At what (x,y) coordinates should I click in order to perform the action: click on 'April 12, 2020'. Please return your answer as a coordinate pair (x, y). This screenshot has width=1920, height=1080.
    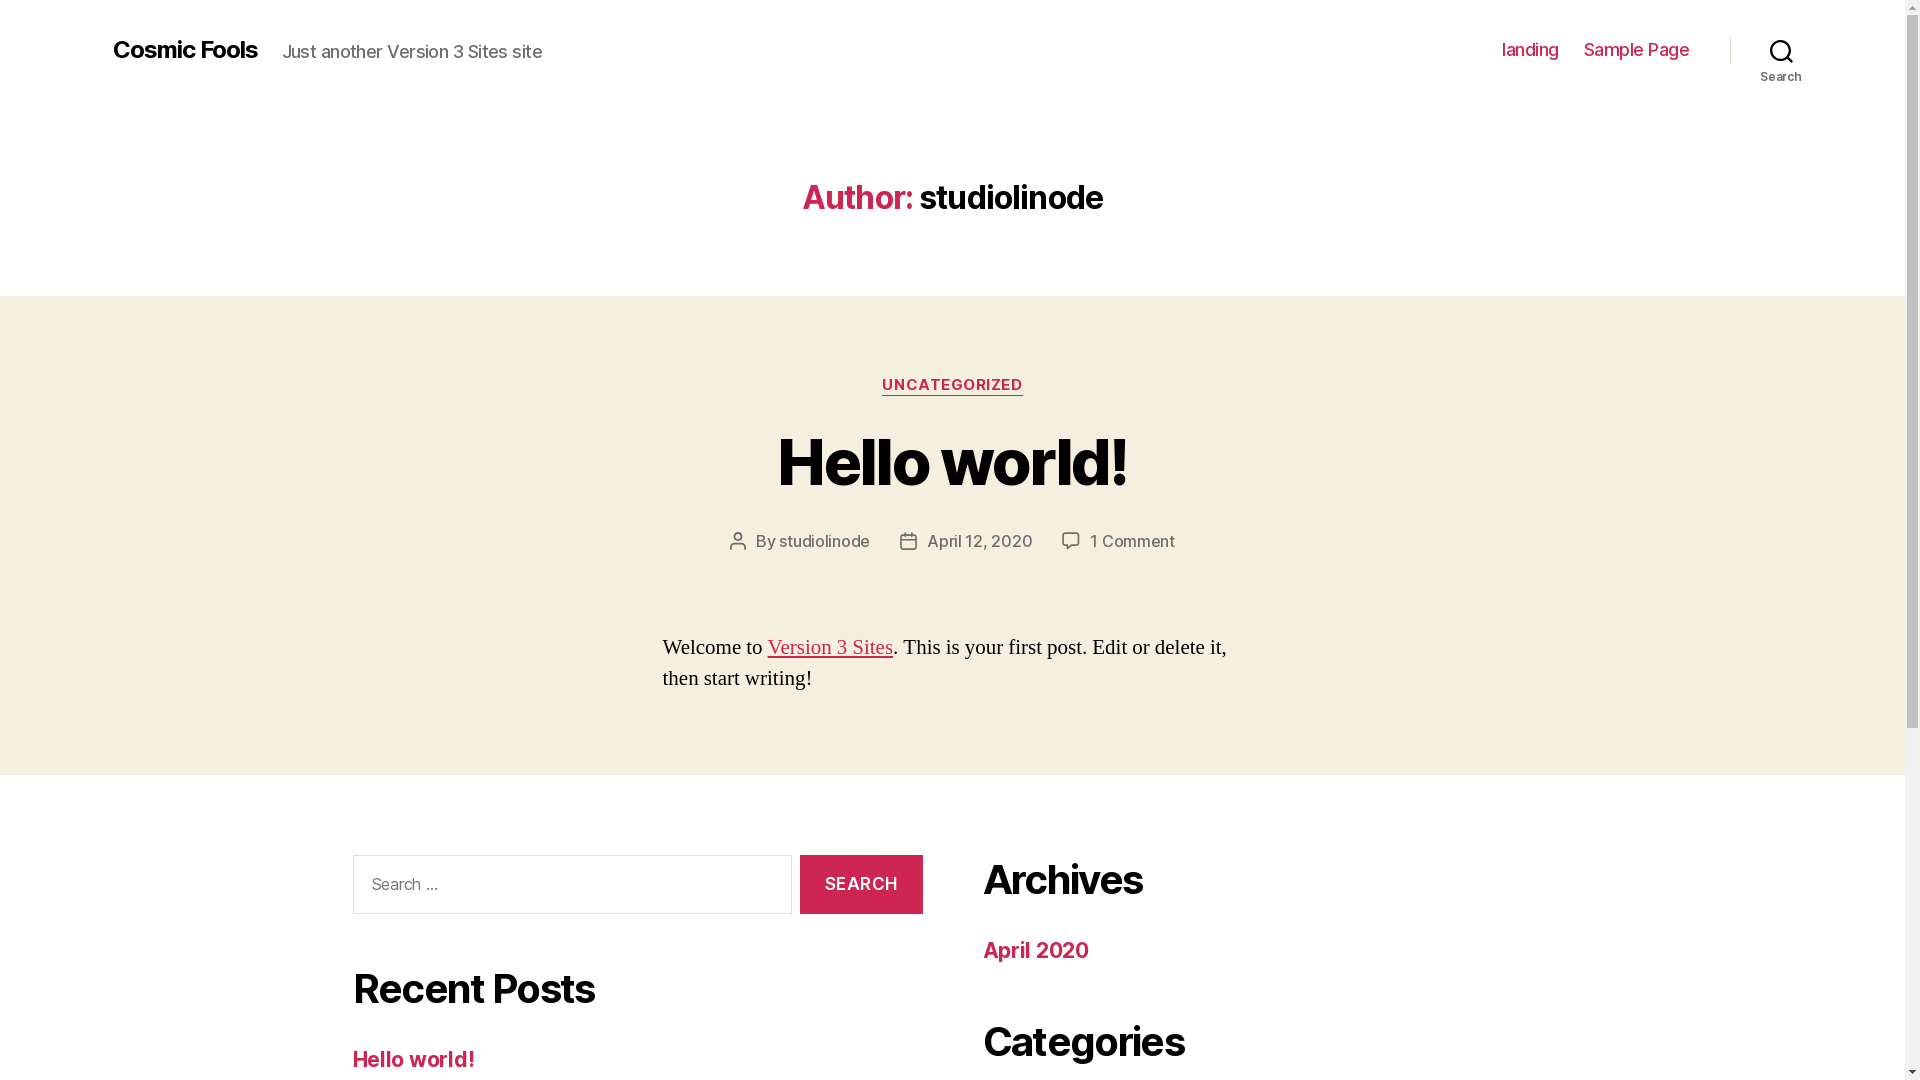
    Looking at the image, I should click on (979, 540).